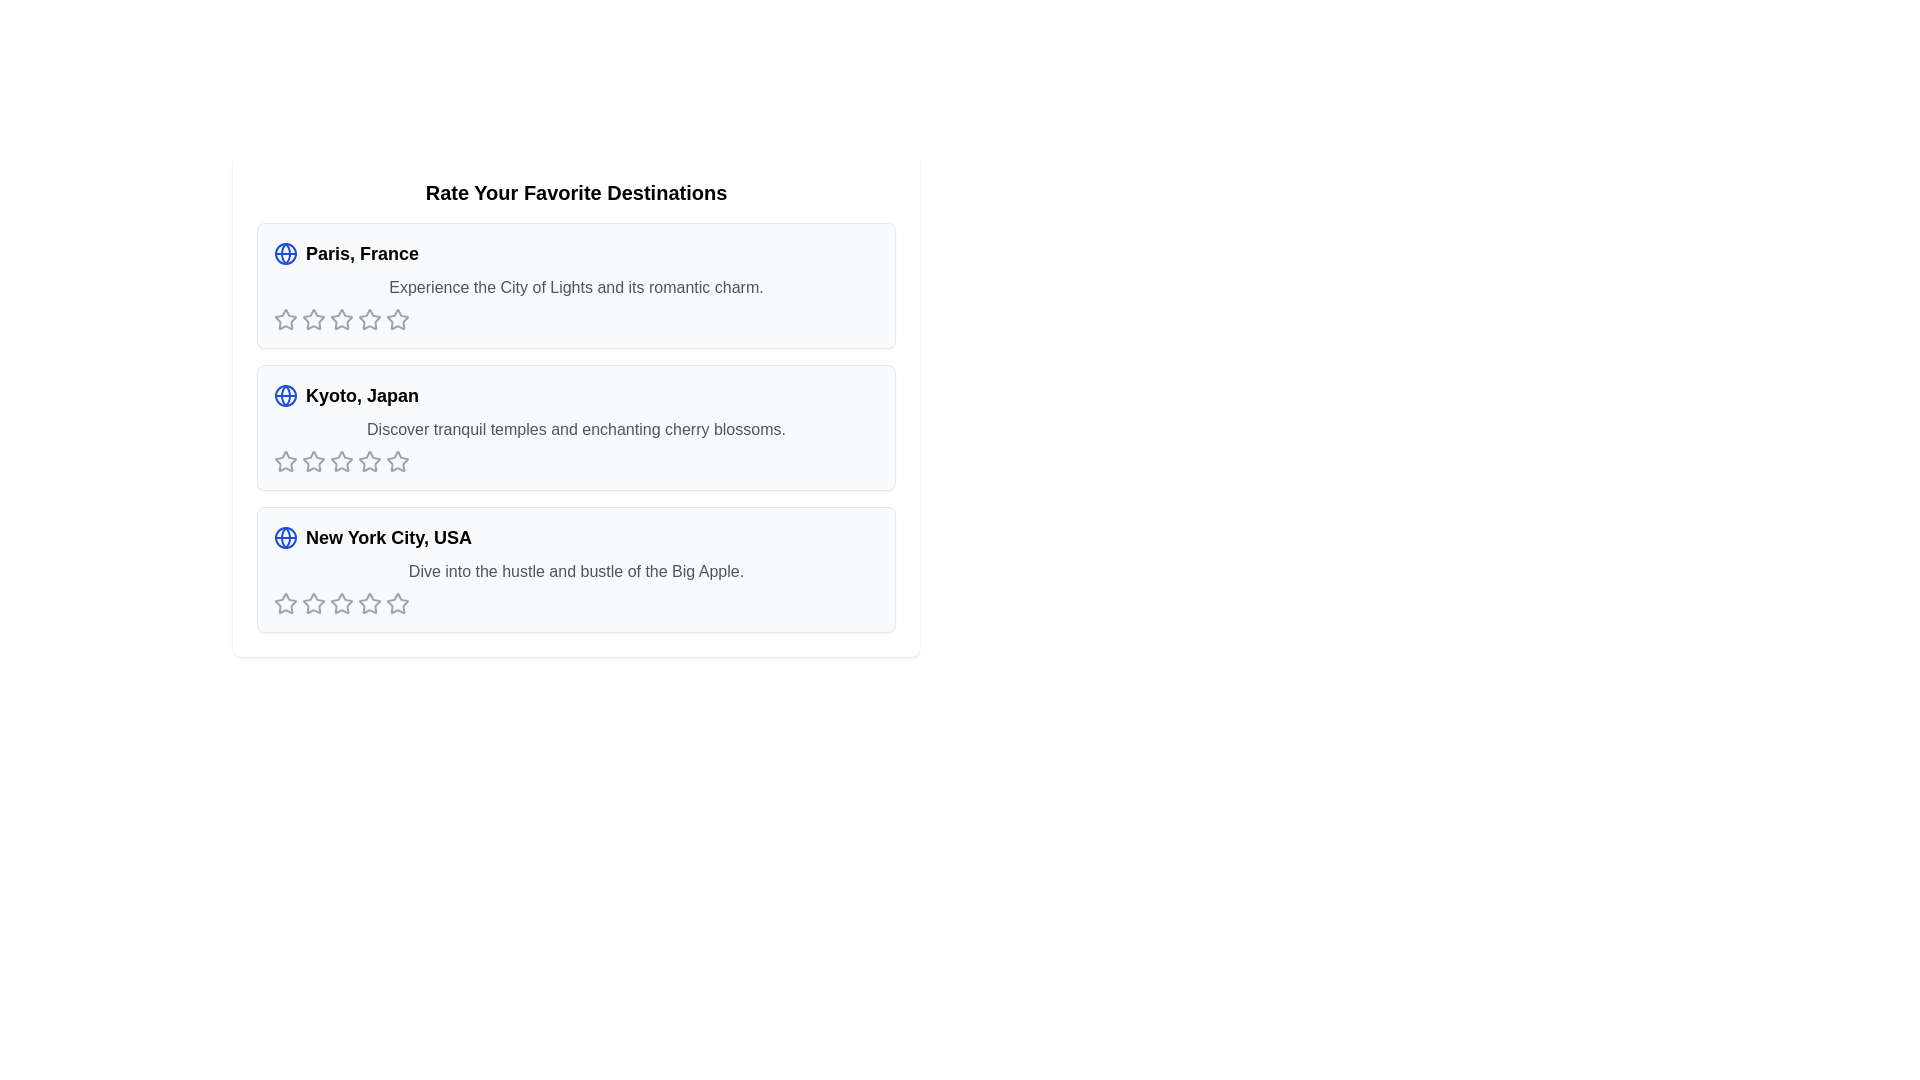 The width and height of the screenshot is (1920, 1080). Describe the element at coordinates (341, 462) in the screenshot. I see `the fourth star icon in the five-star rating row for 'Kyoto, Japan' to trigger the scalable hover effect` at that location.